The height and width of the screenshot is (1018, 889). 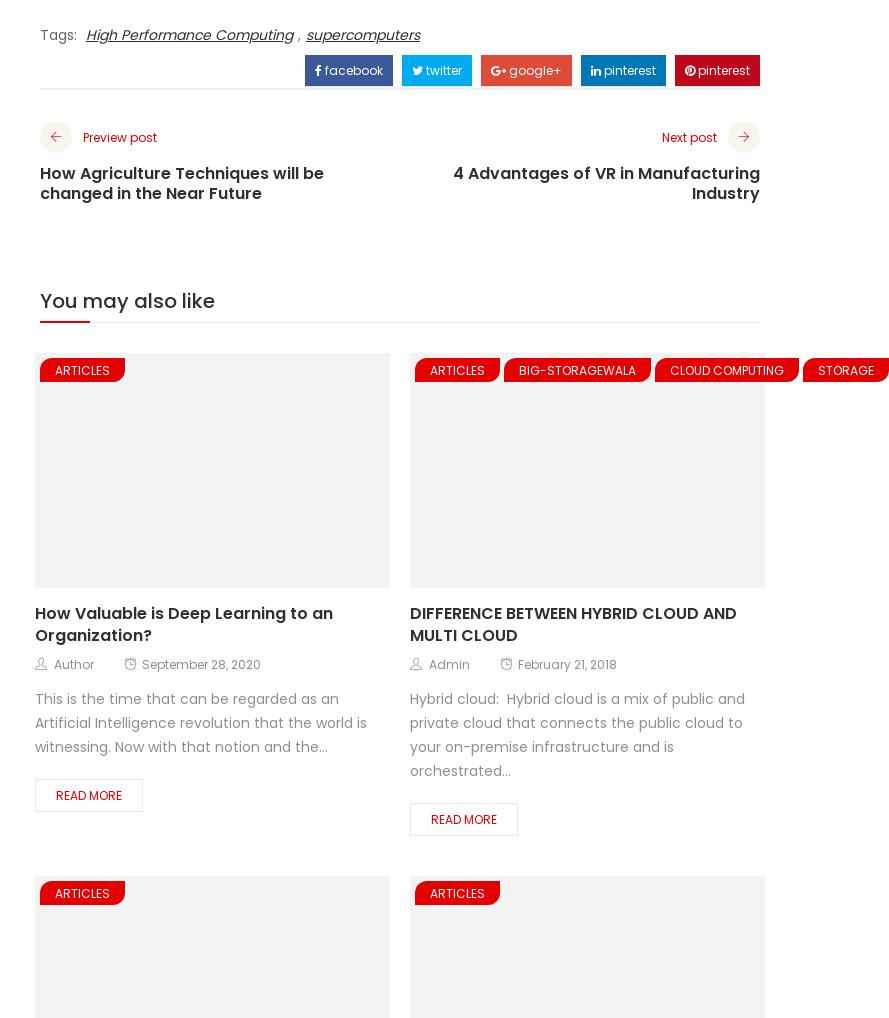 What do you see at coordinates (576, 369) in the screenshot?
I see `'Big-Storagewala'` at bounding box center [576, 369].